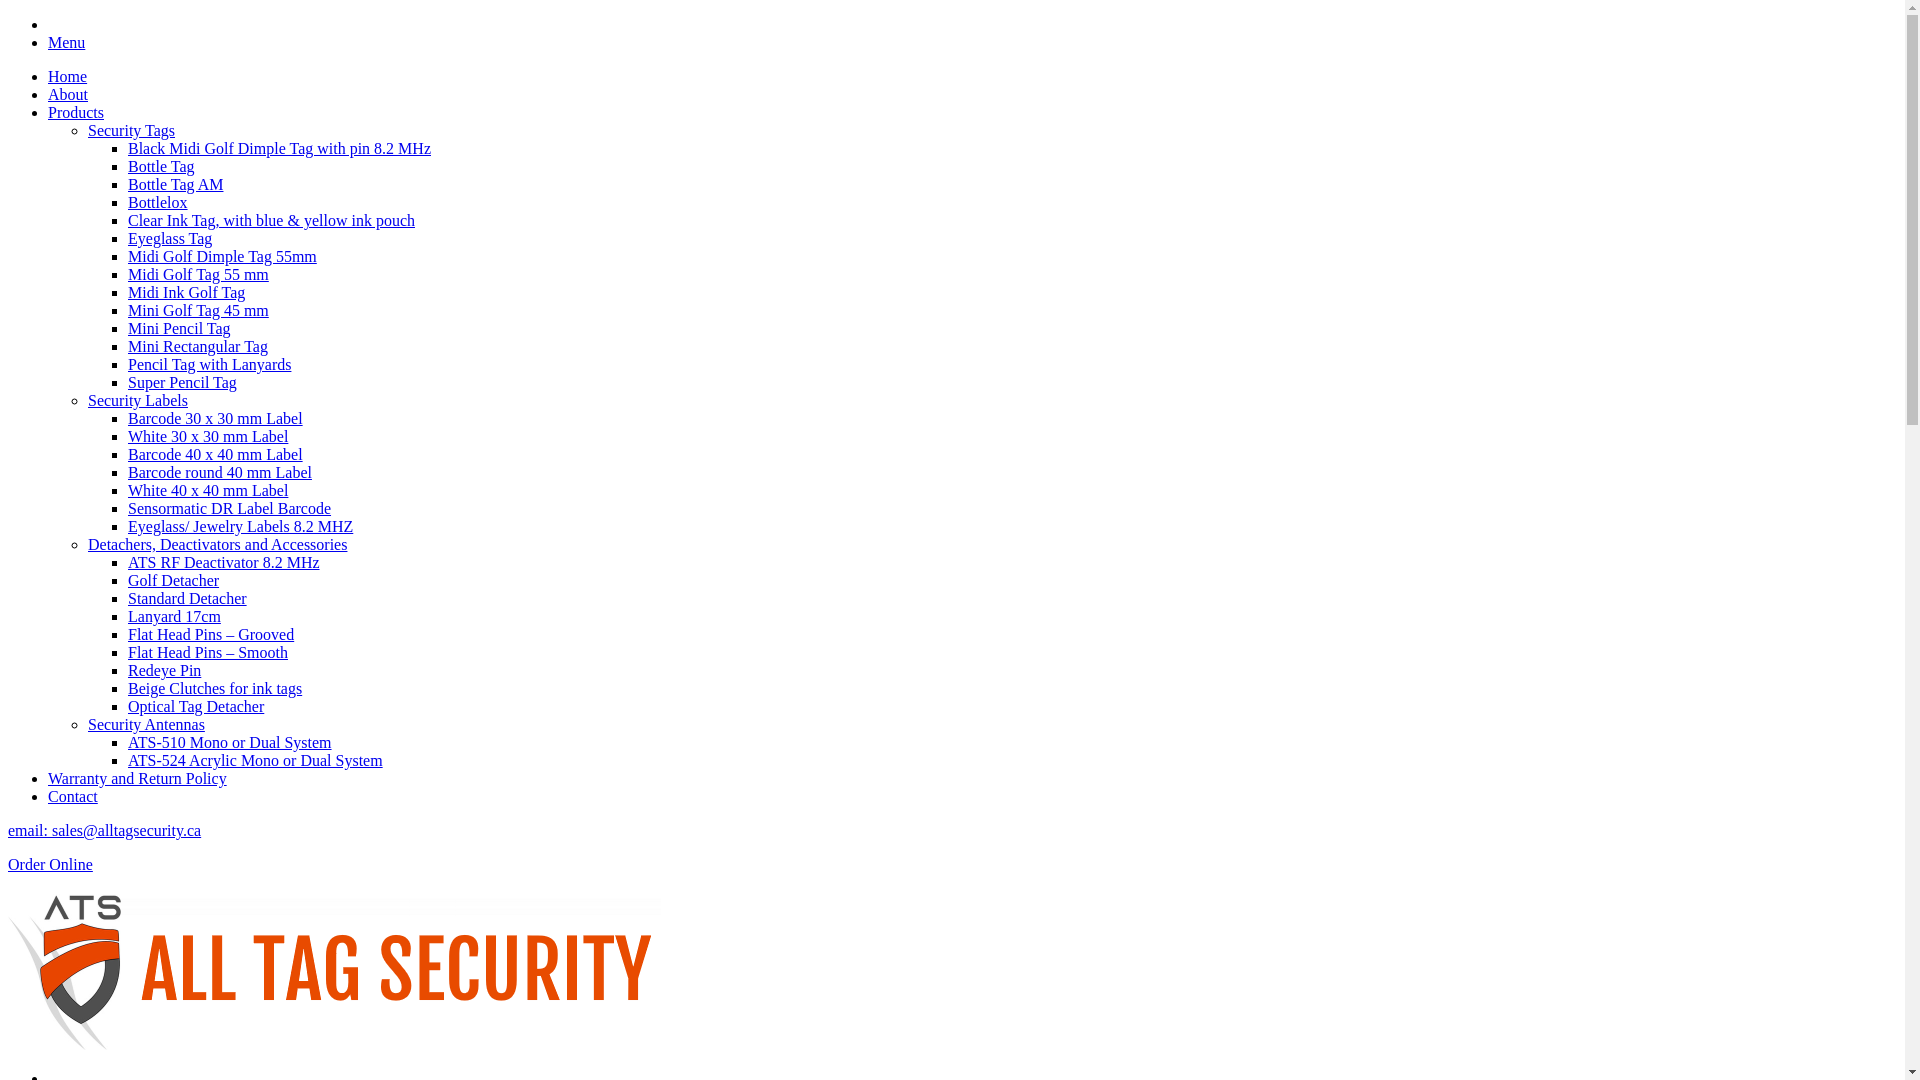 This screenshot has width=1920, height=1080. What do you see at coordinates (174, 615) in the screenshot?
I see `'Lanyard 17cm'` at bounding box center [174, 615].